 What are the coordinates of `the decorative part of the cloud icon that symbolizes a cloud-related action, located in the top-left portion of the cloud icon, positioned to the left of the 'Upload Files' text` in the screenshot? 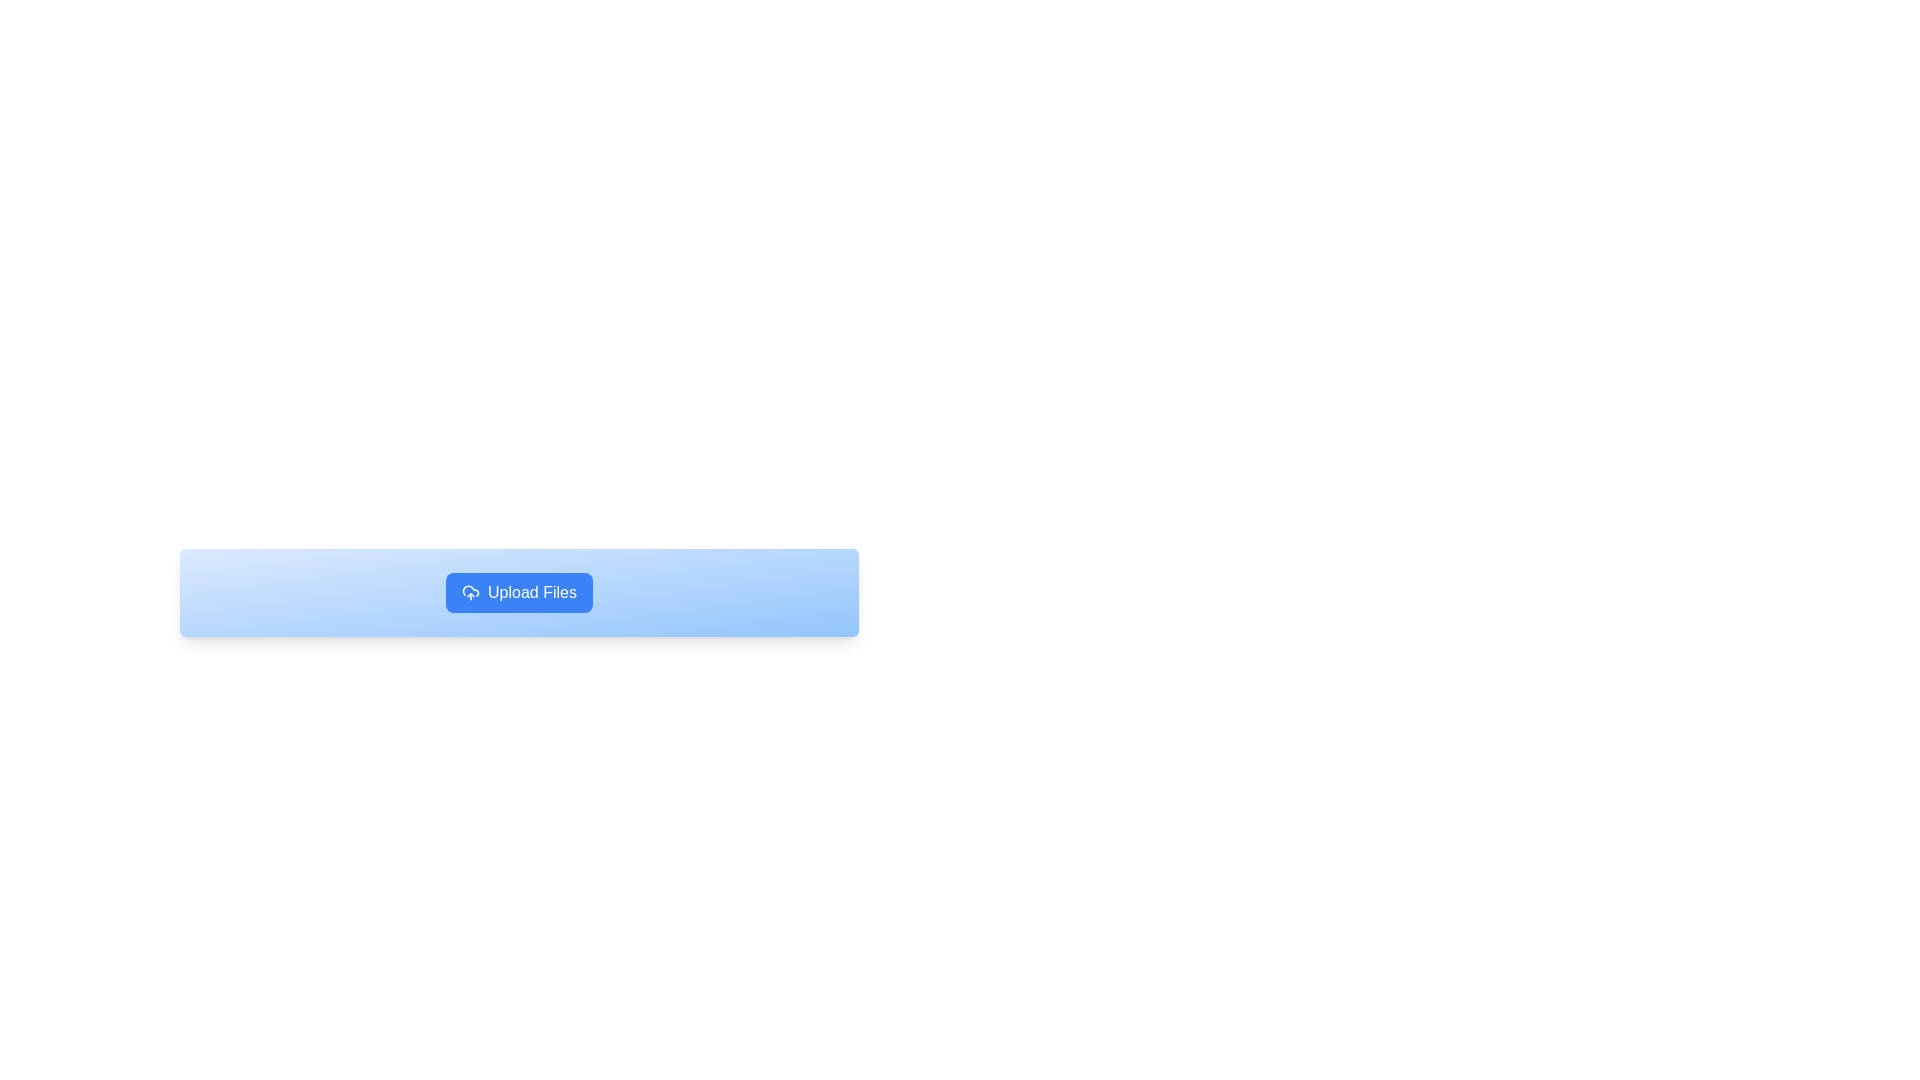 It's located at (469, 590).